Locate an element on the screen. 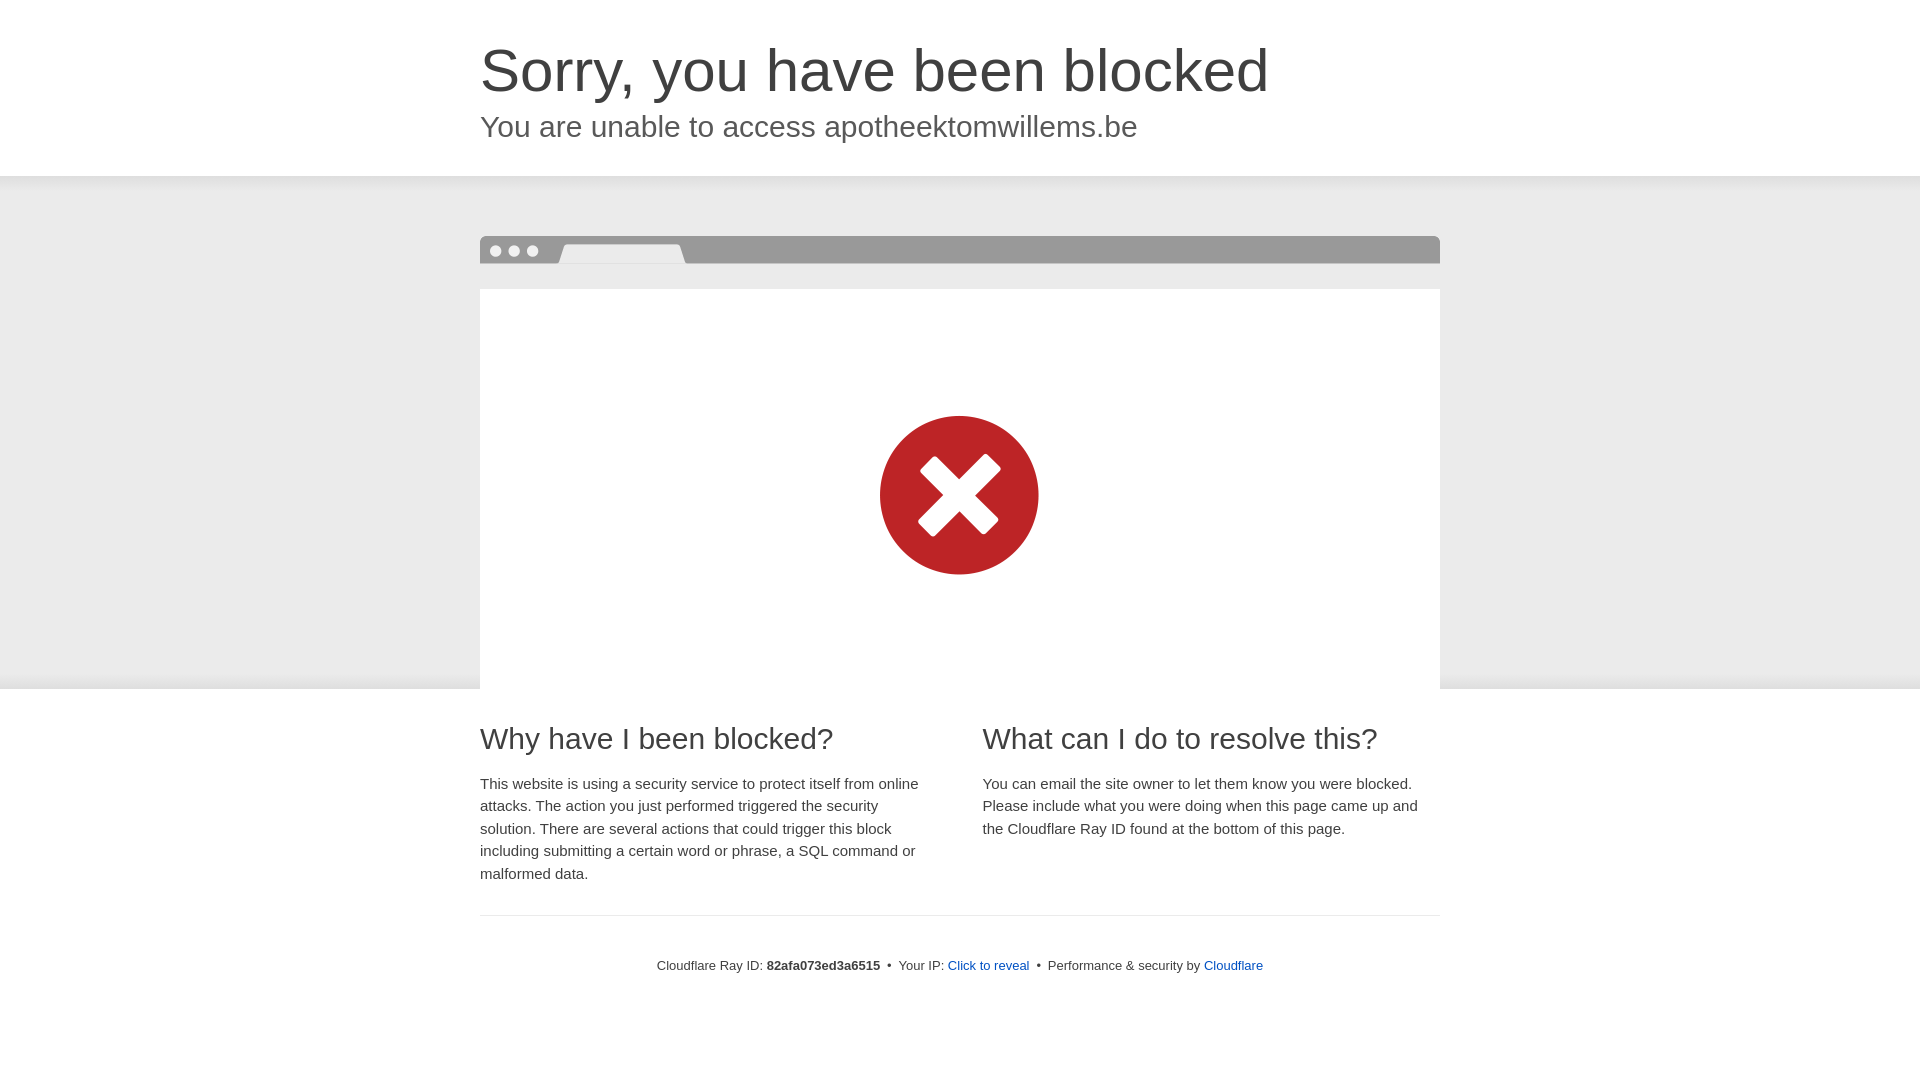 The image size is (1920, 1080). 'Cloudflare' is located at coordinates (1203, 964).